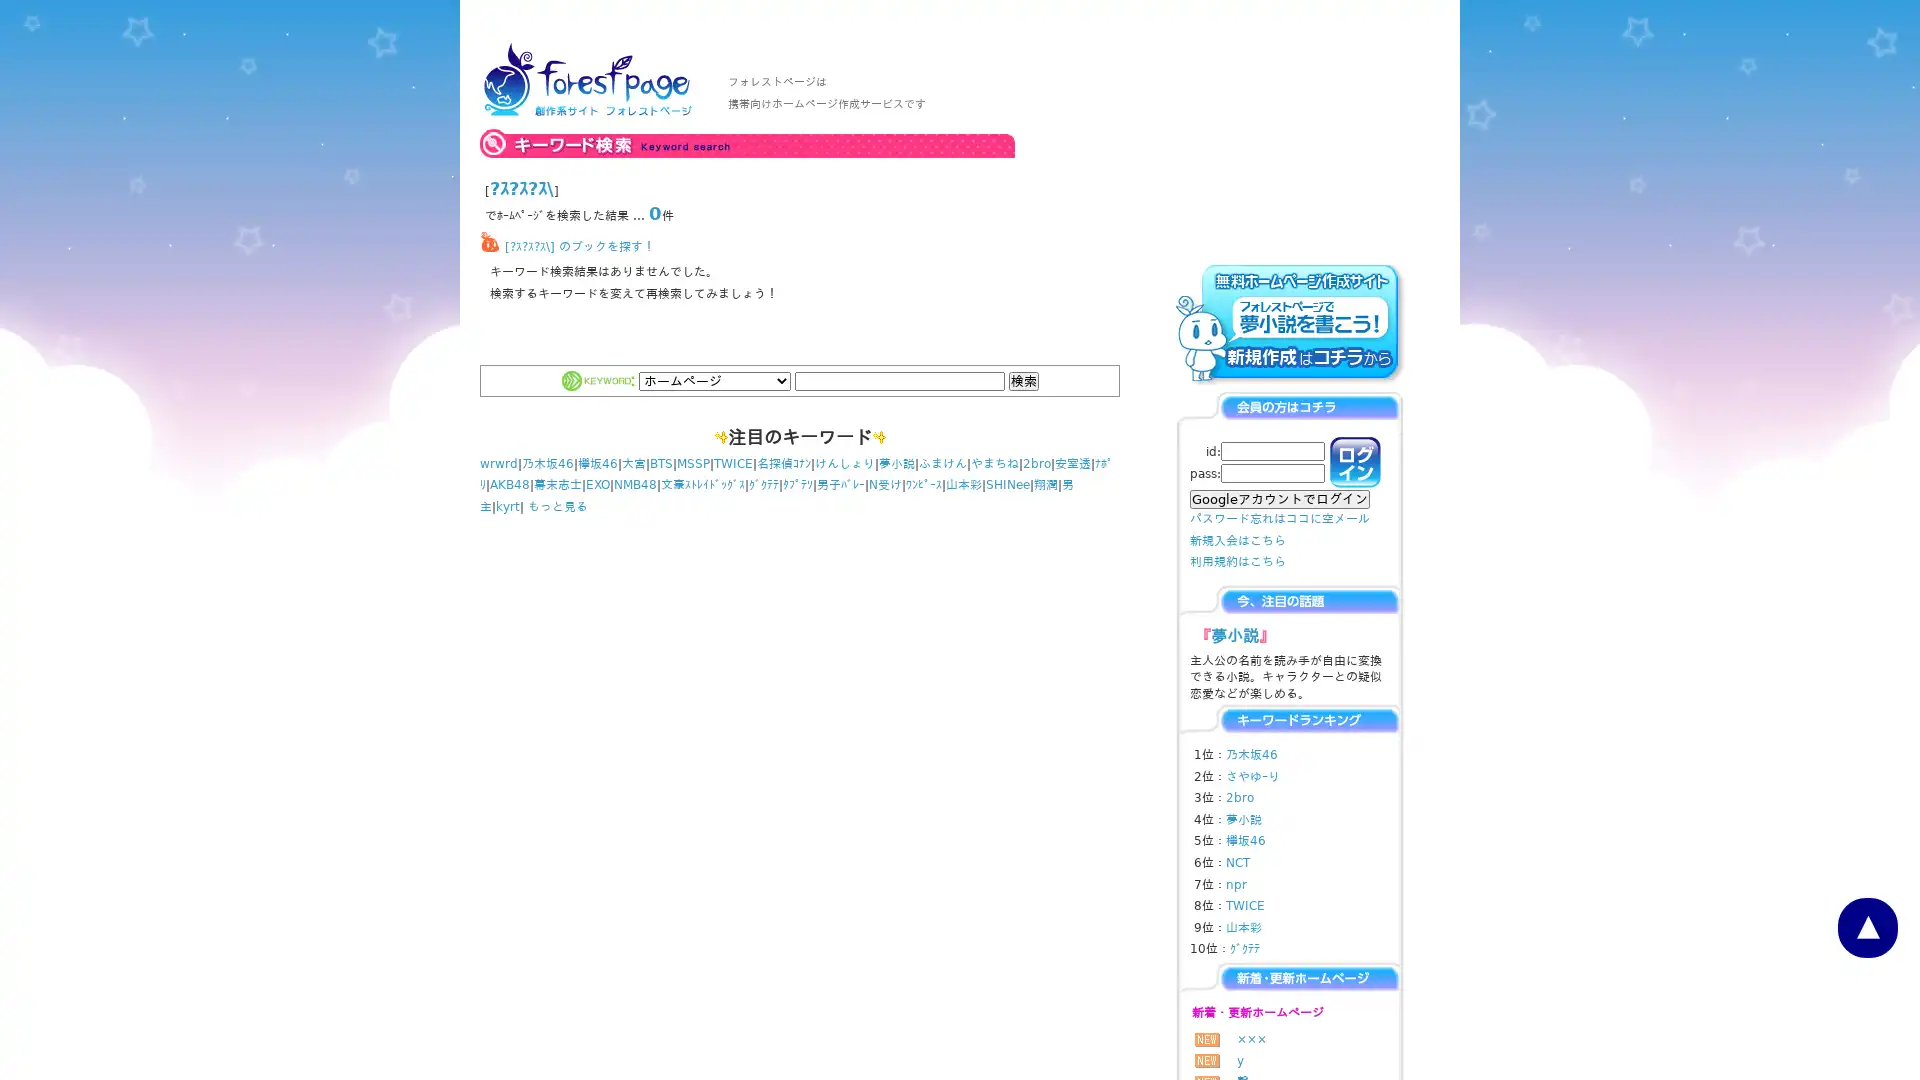  I want to click on login, so click(1355, 462).